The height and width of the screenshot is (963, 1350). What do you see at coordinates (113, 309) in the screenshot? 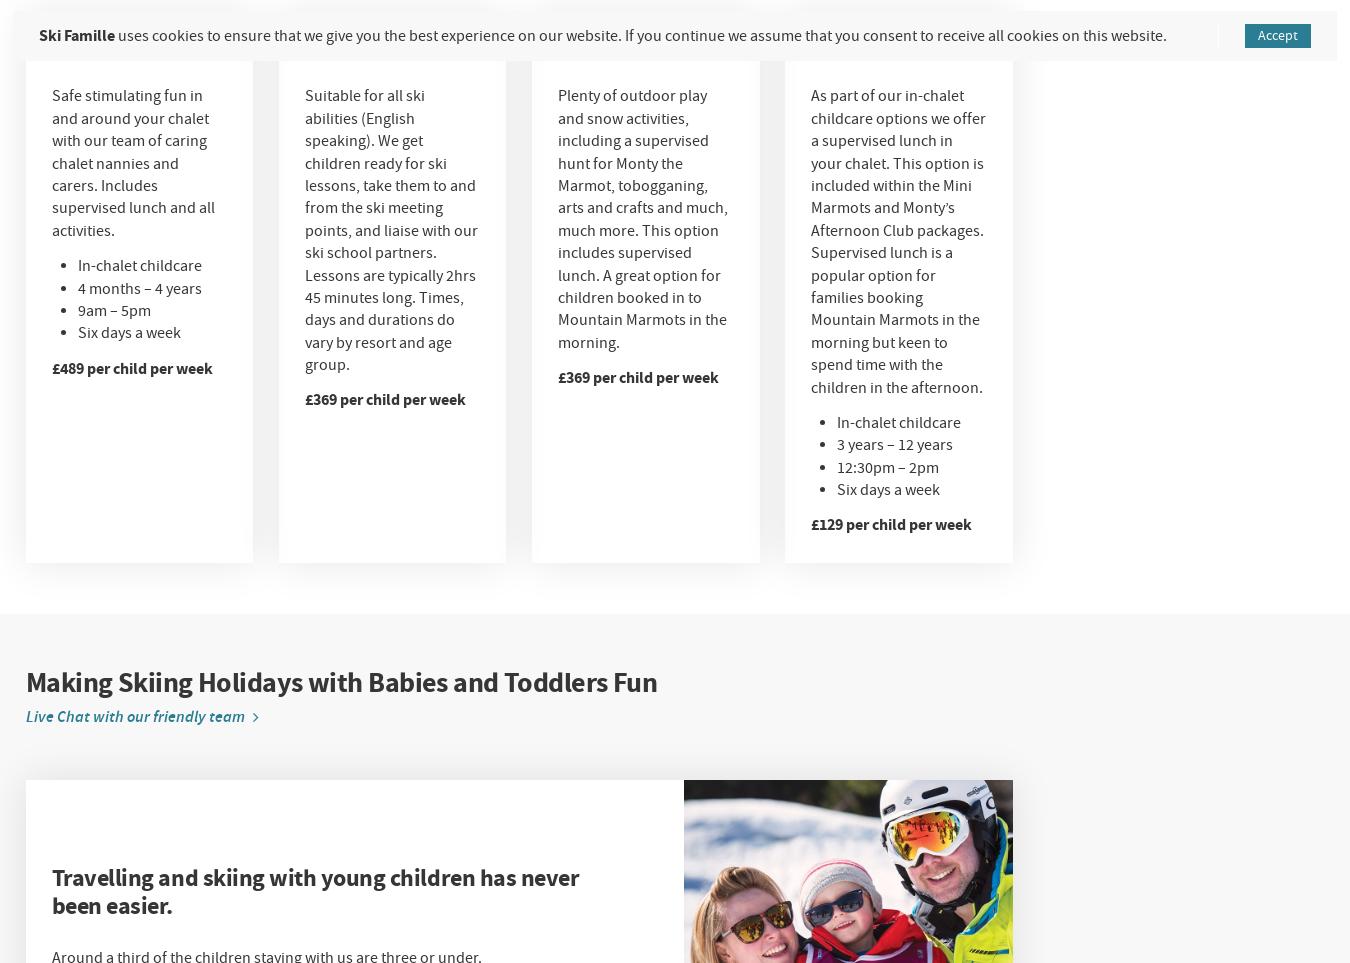
I see `'9am – 5pm'` at bounding box center [113, 309].